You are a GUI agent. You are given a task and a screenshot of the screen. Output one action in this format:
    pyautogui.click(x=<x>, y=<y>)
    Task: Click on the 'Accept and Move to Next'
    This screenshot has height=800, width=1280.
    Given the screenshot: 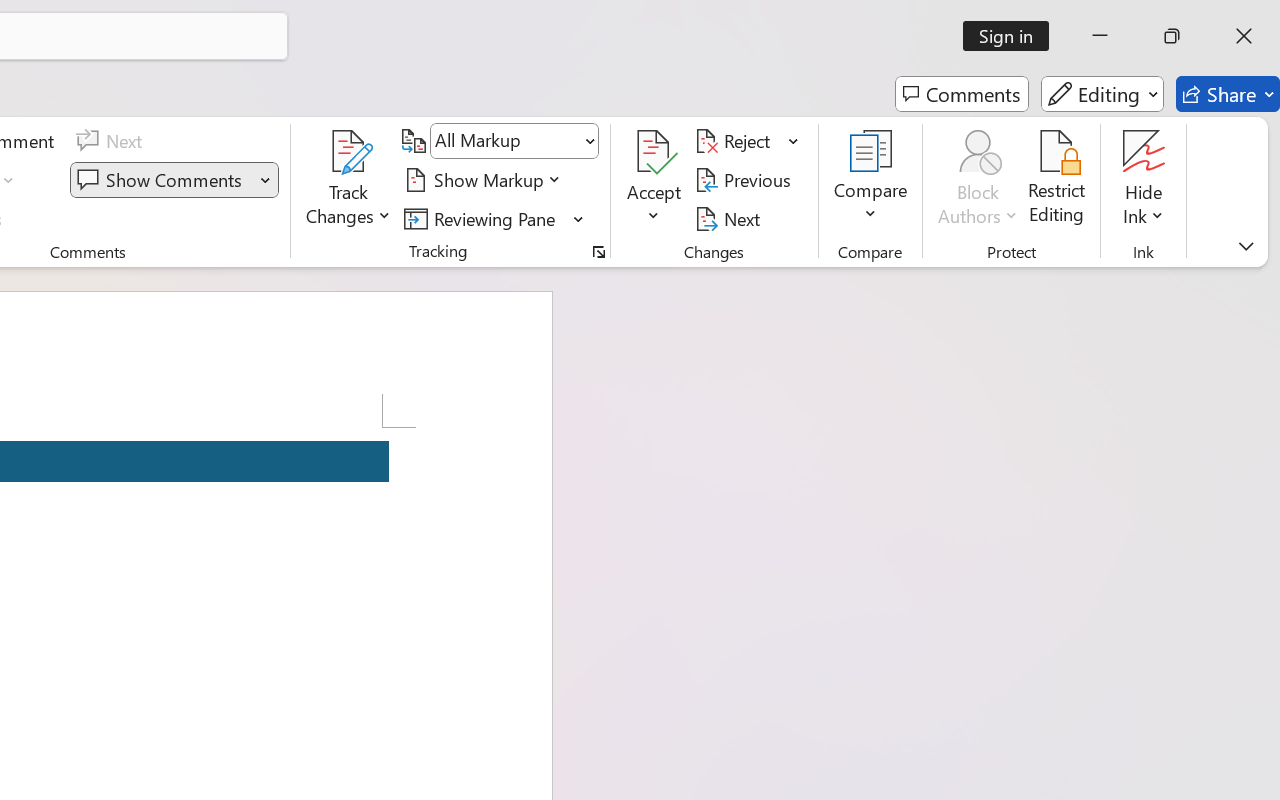 What is the action you would take?
    pyautogui.click(x=654, y=151)
    